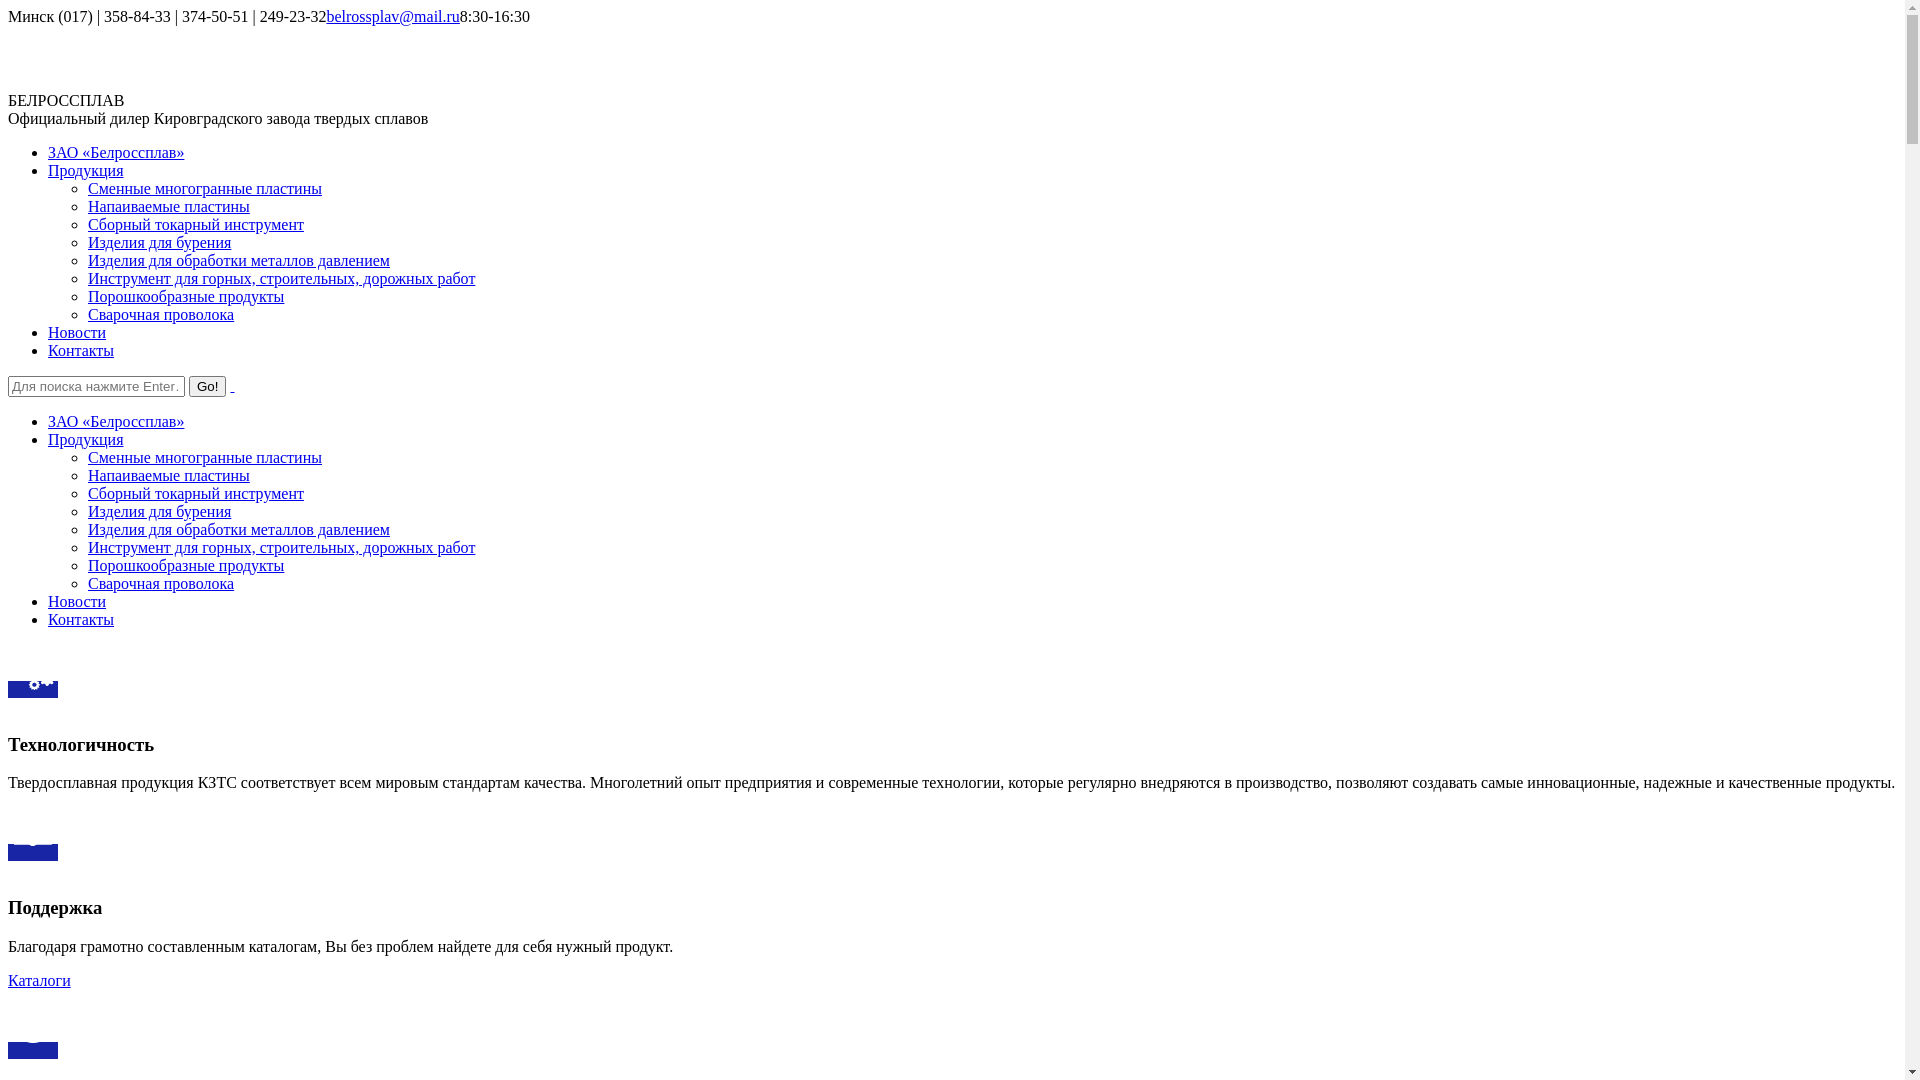 The image size is (1920, 1080). I want to click on 'Skip to content', so click(7, 7).